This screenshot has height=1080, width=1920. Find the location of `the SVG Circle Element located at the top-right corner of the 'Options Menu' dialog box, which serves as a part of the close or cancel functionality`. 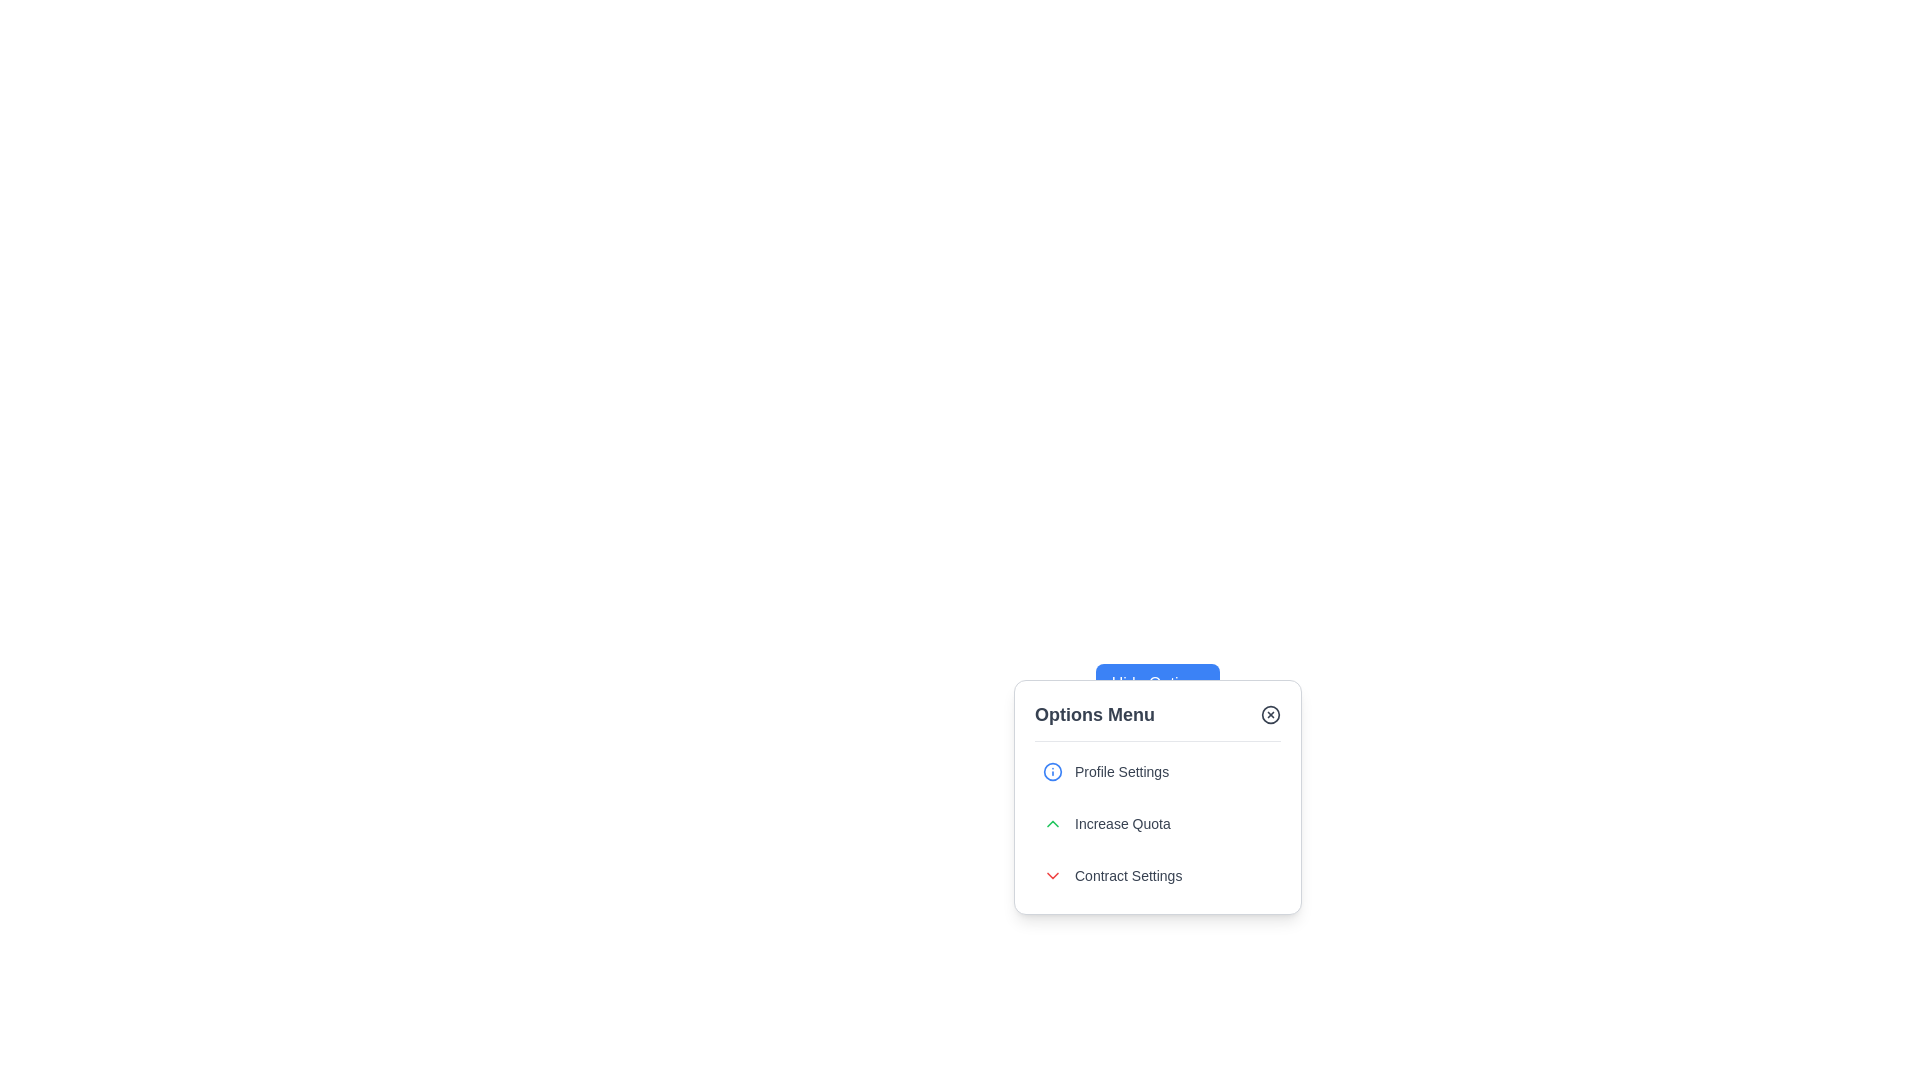

the SVG Circle Element located at the top-right corner of the 'Options Menu' dialog box, which serves as a part of the close or cancel functionality is located at coordinates (1270, 713).